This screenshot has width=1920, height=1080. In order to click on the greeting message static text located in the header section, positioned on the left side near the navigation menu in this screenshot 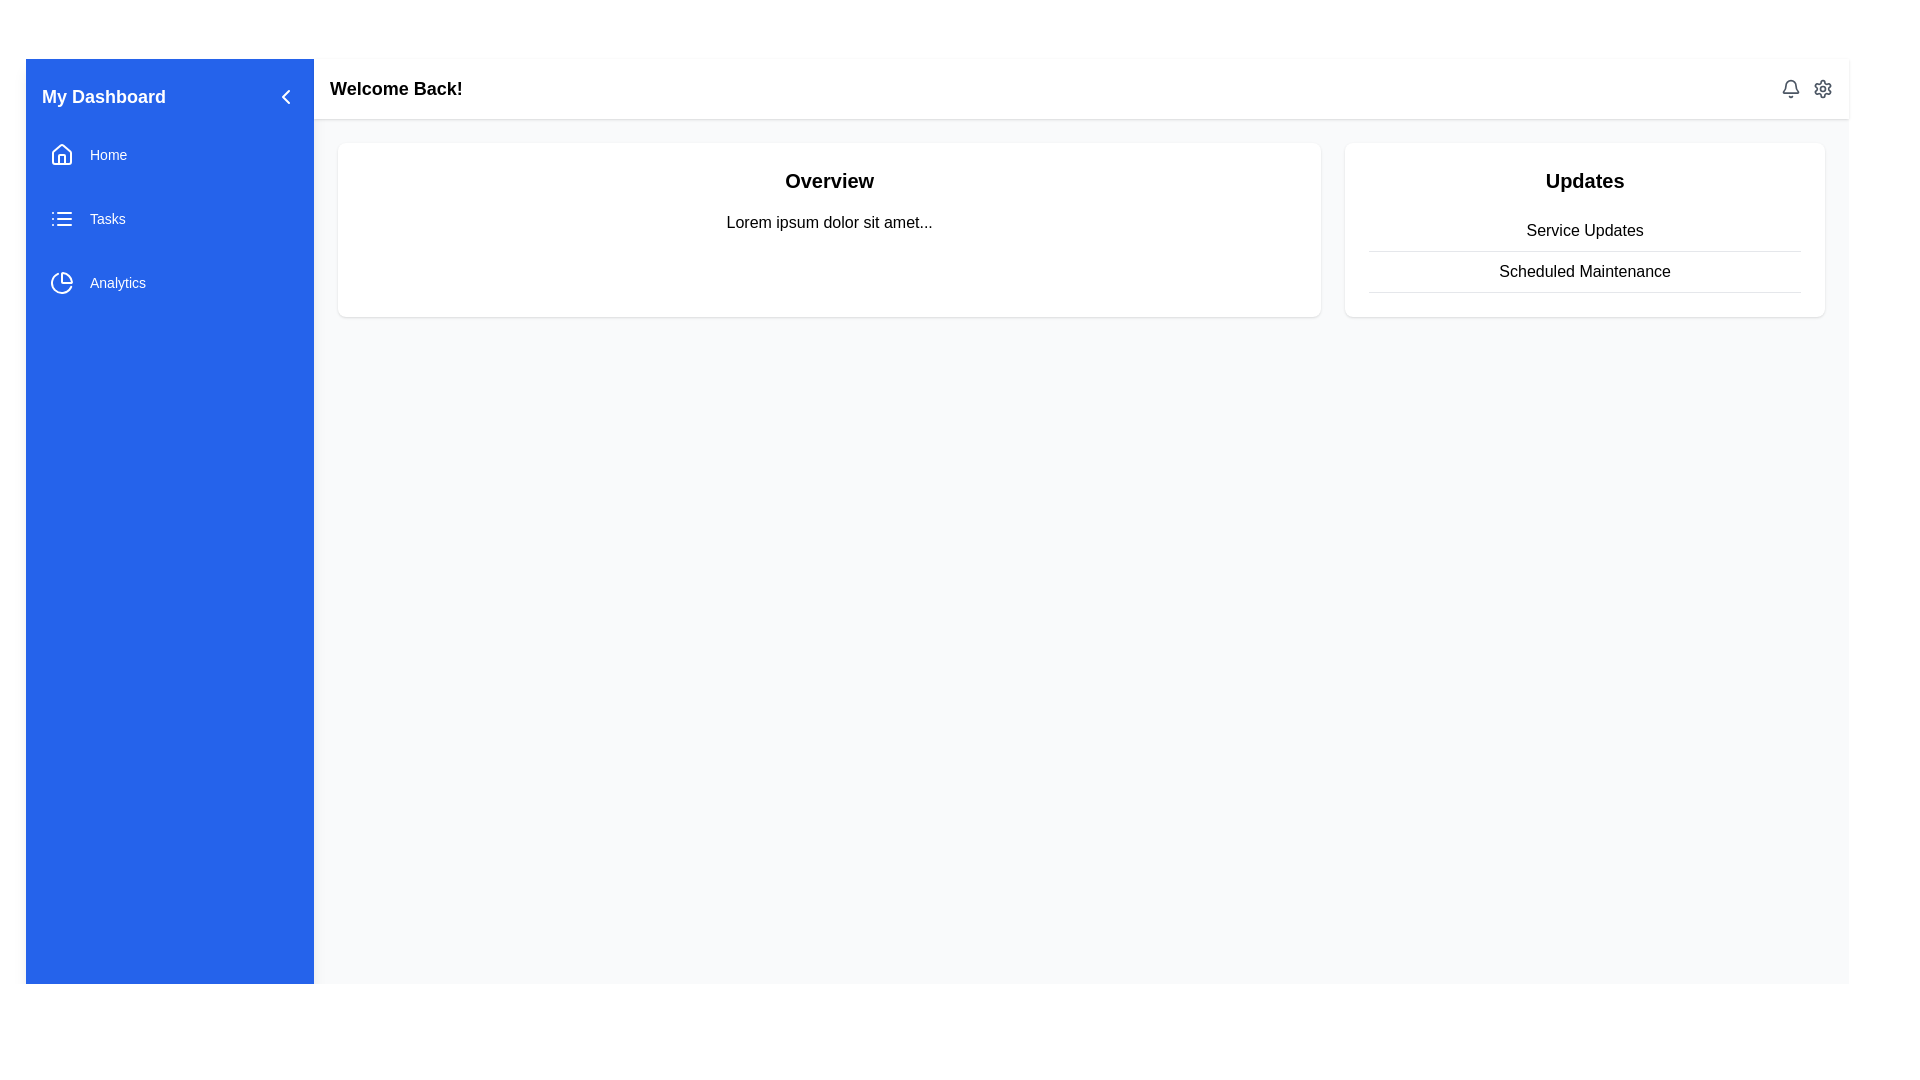, I will do `click(396, 87)`.